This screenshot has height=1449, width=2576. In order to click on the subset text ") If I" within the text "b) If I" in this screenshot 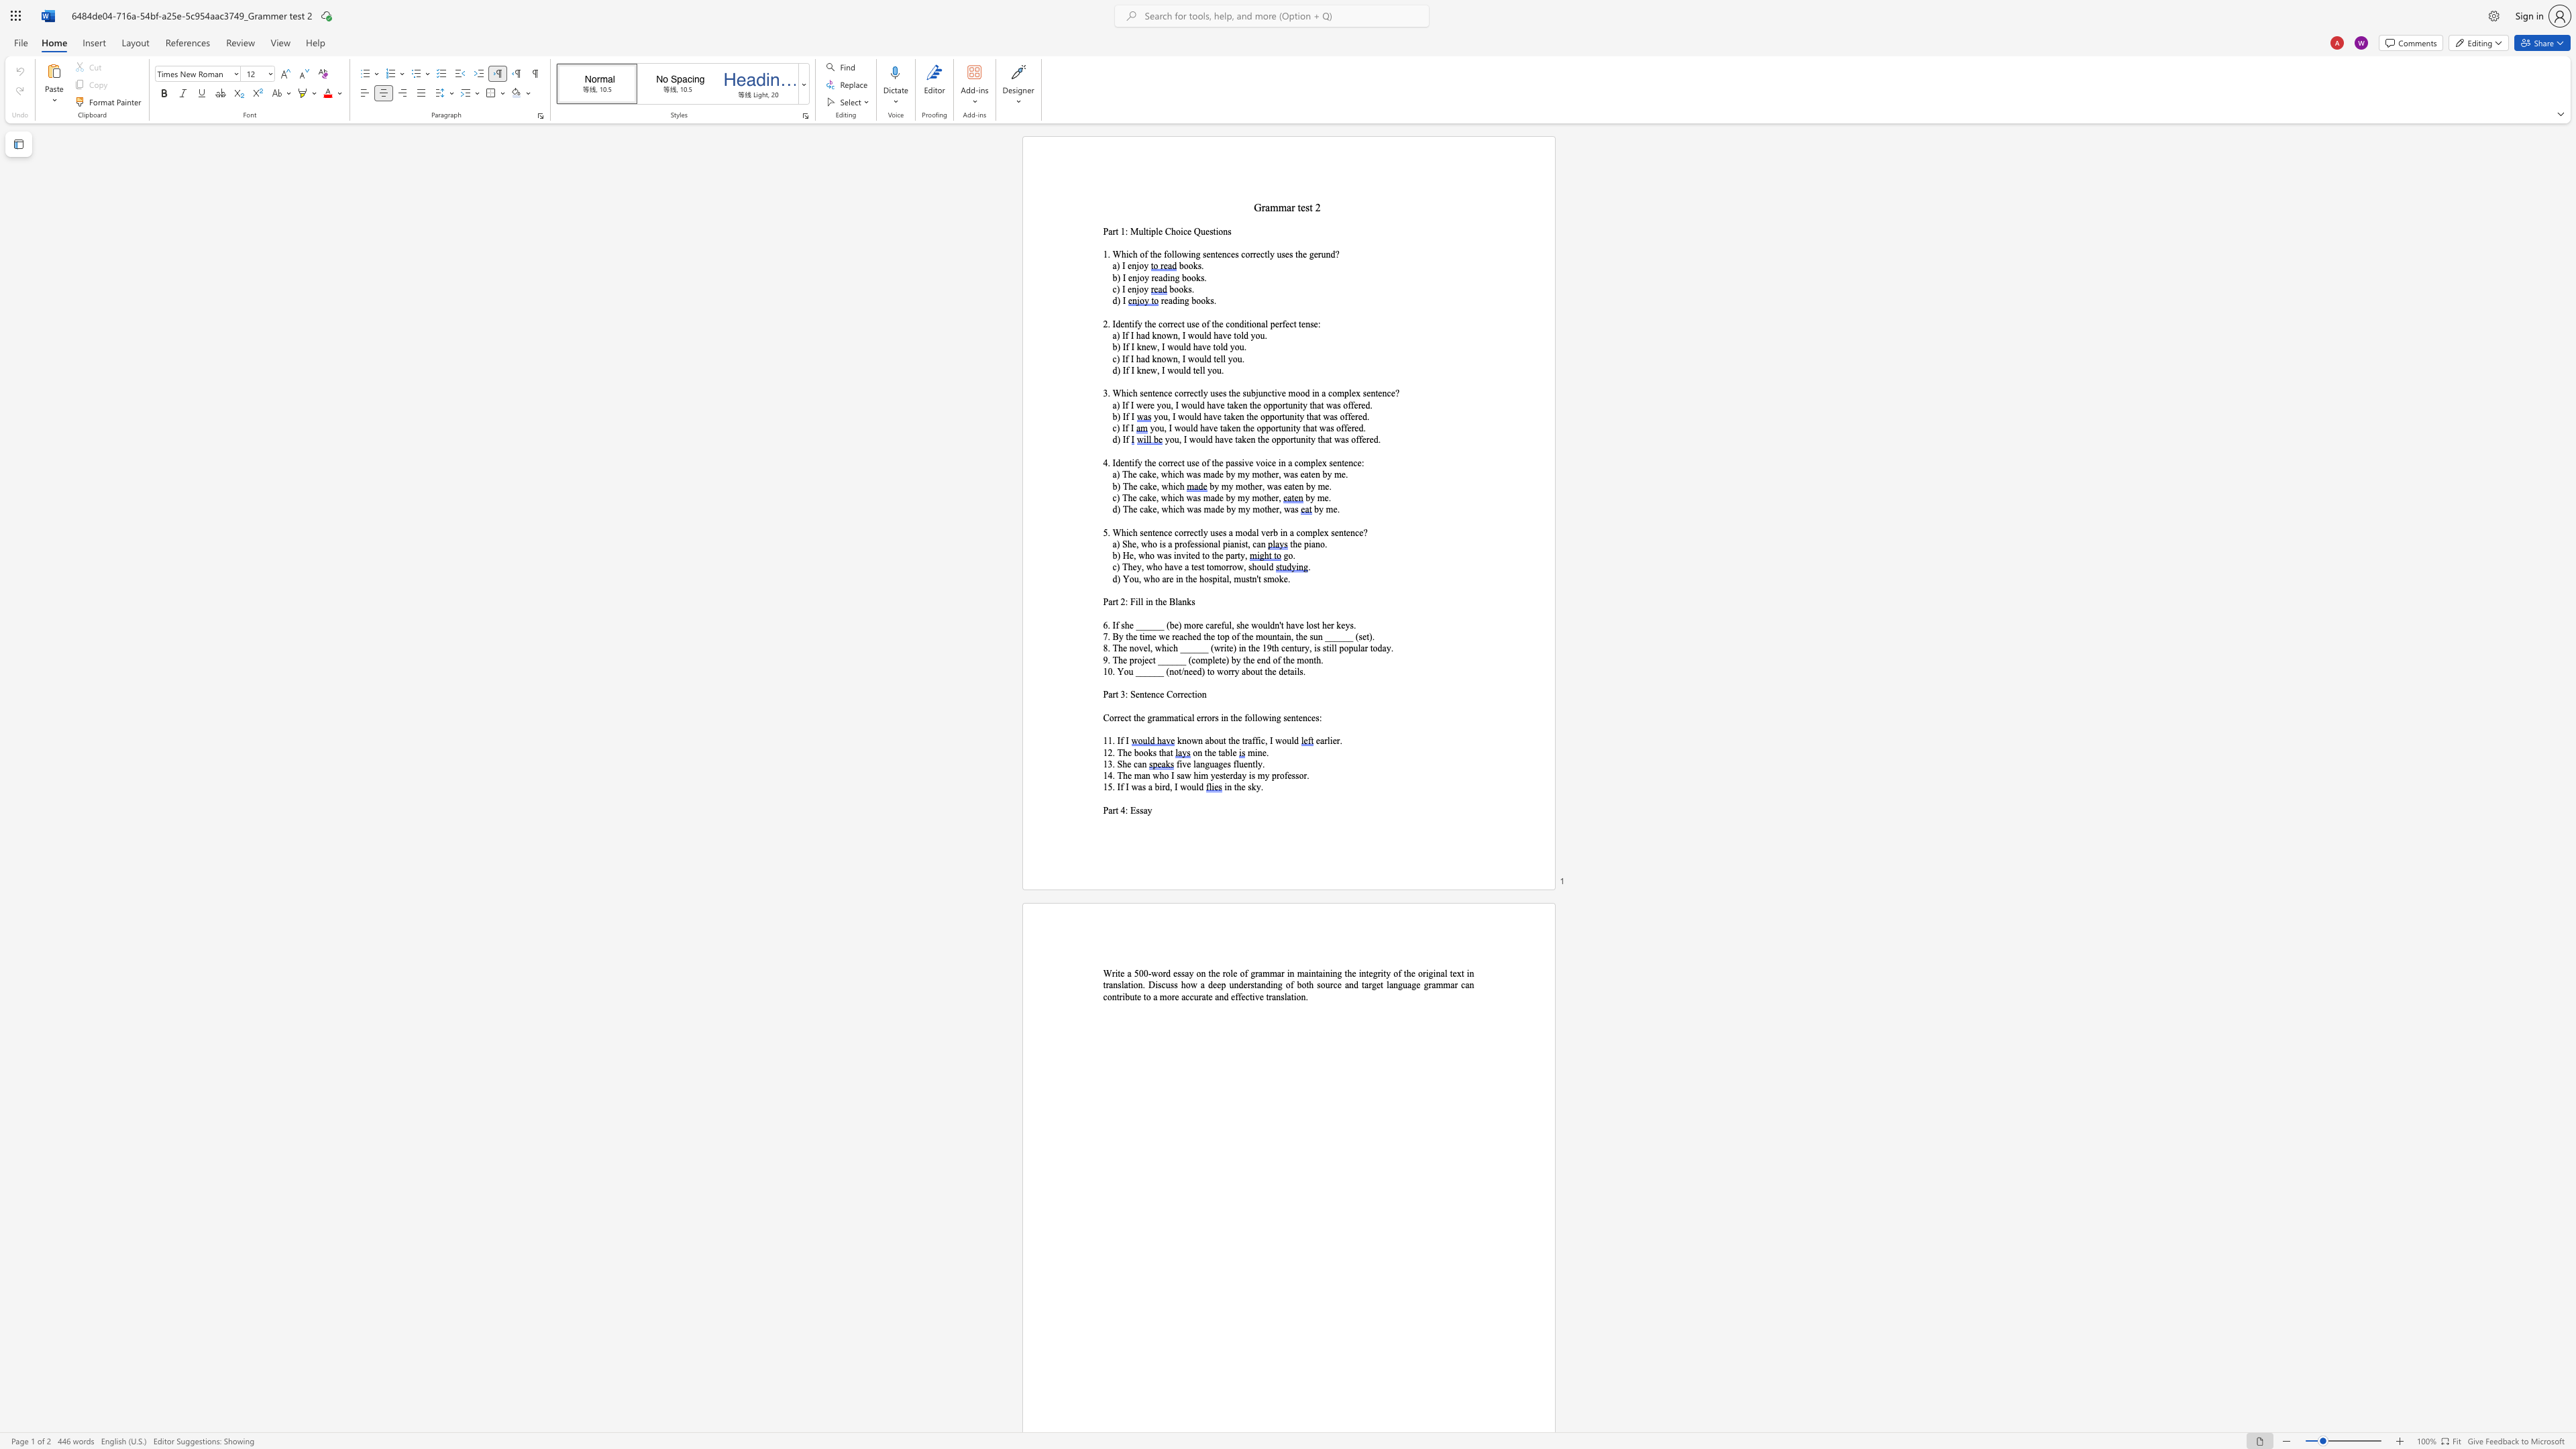, I will do `click(1116, 415)`.